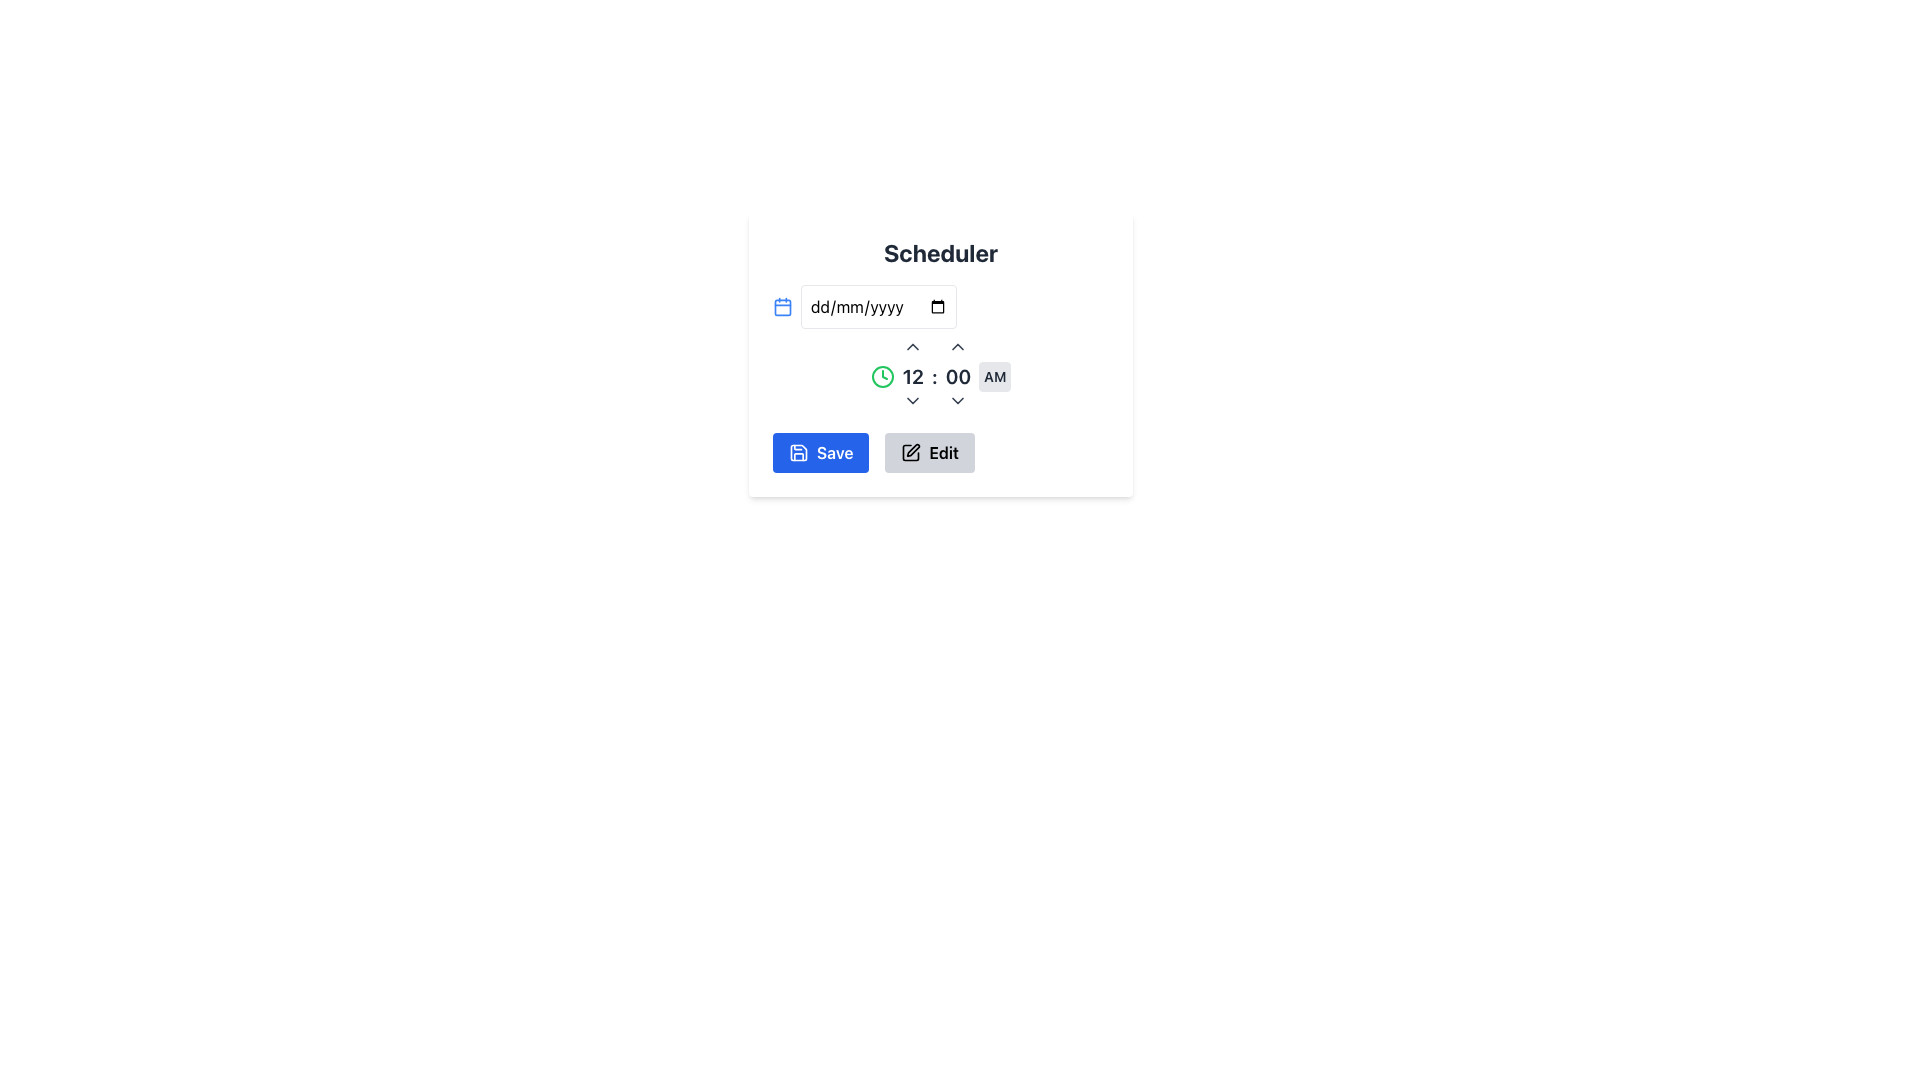 This screenshot has height=1080, width=1920. I want to click on the 'Save' button with a blue background and white text located under the 'Scheduler' header, so click(821, 452).